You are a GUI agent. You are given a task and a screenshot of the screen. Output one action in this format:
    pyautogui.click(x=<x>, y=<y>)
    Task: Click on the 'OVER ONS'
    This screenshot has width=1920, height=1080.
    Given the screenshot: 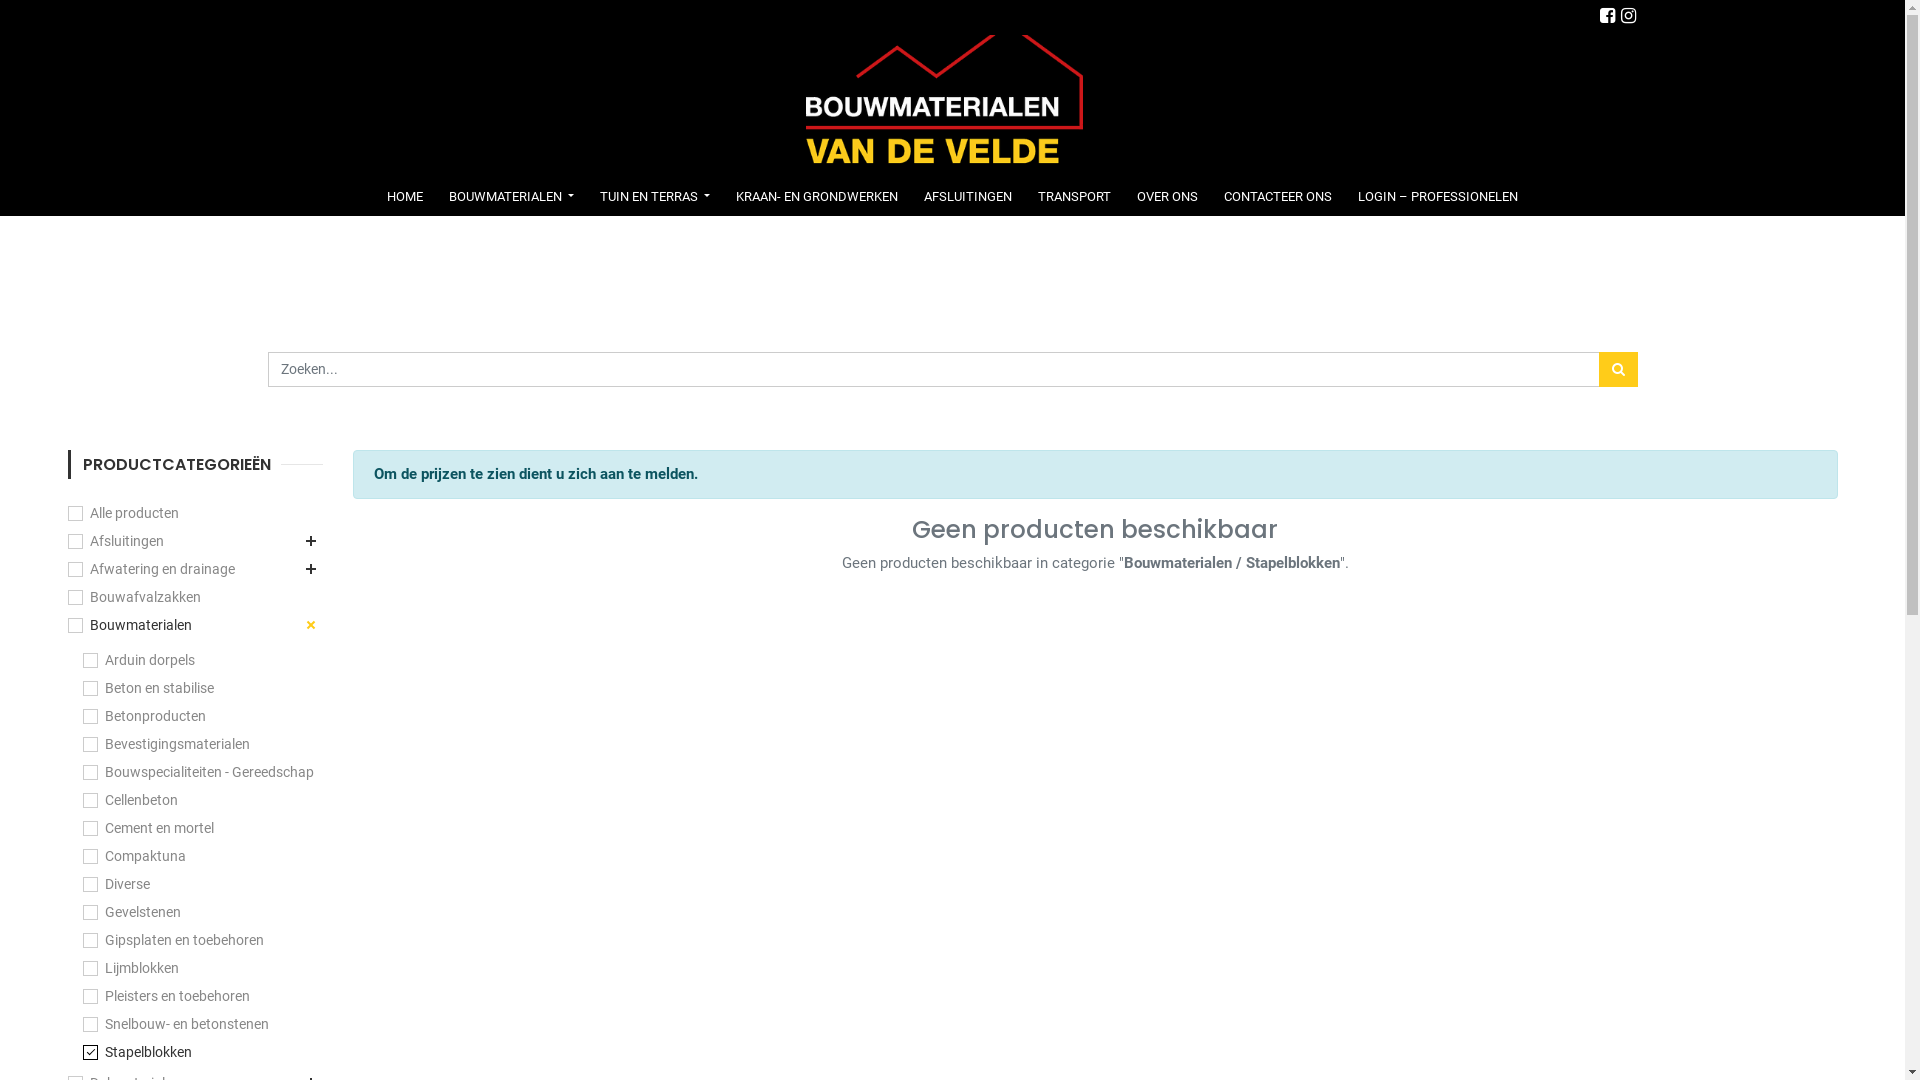 What is the action you would take?
    pyautogui.click(x=1167, y=196)
    